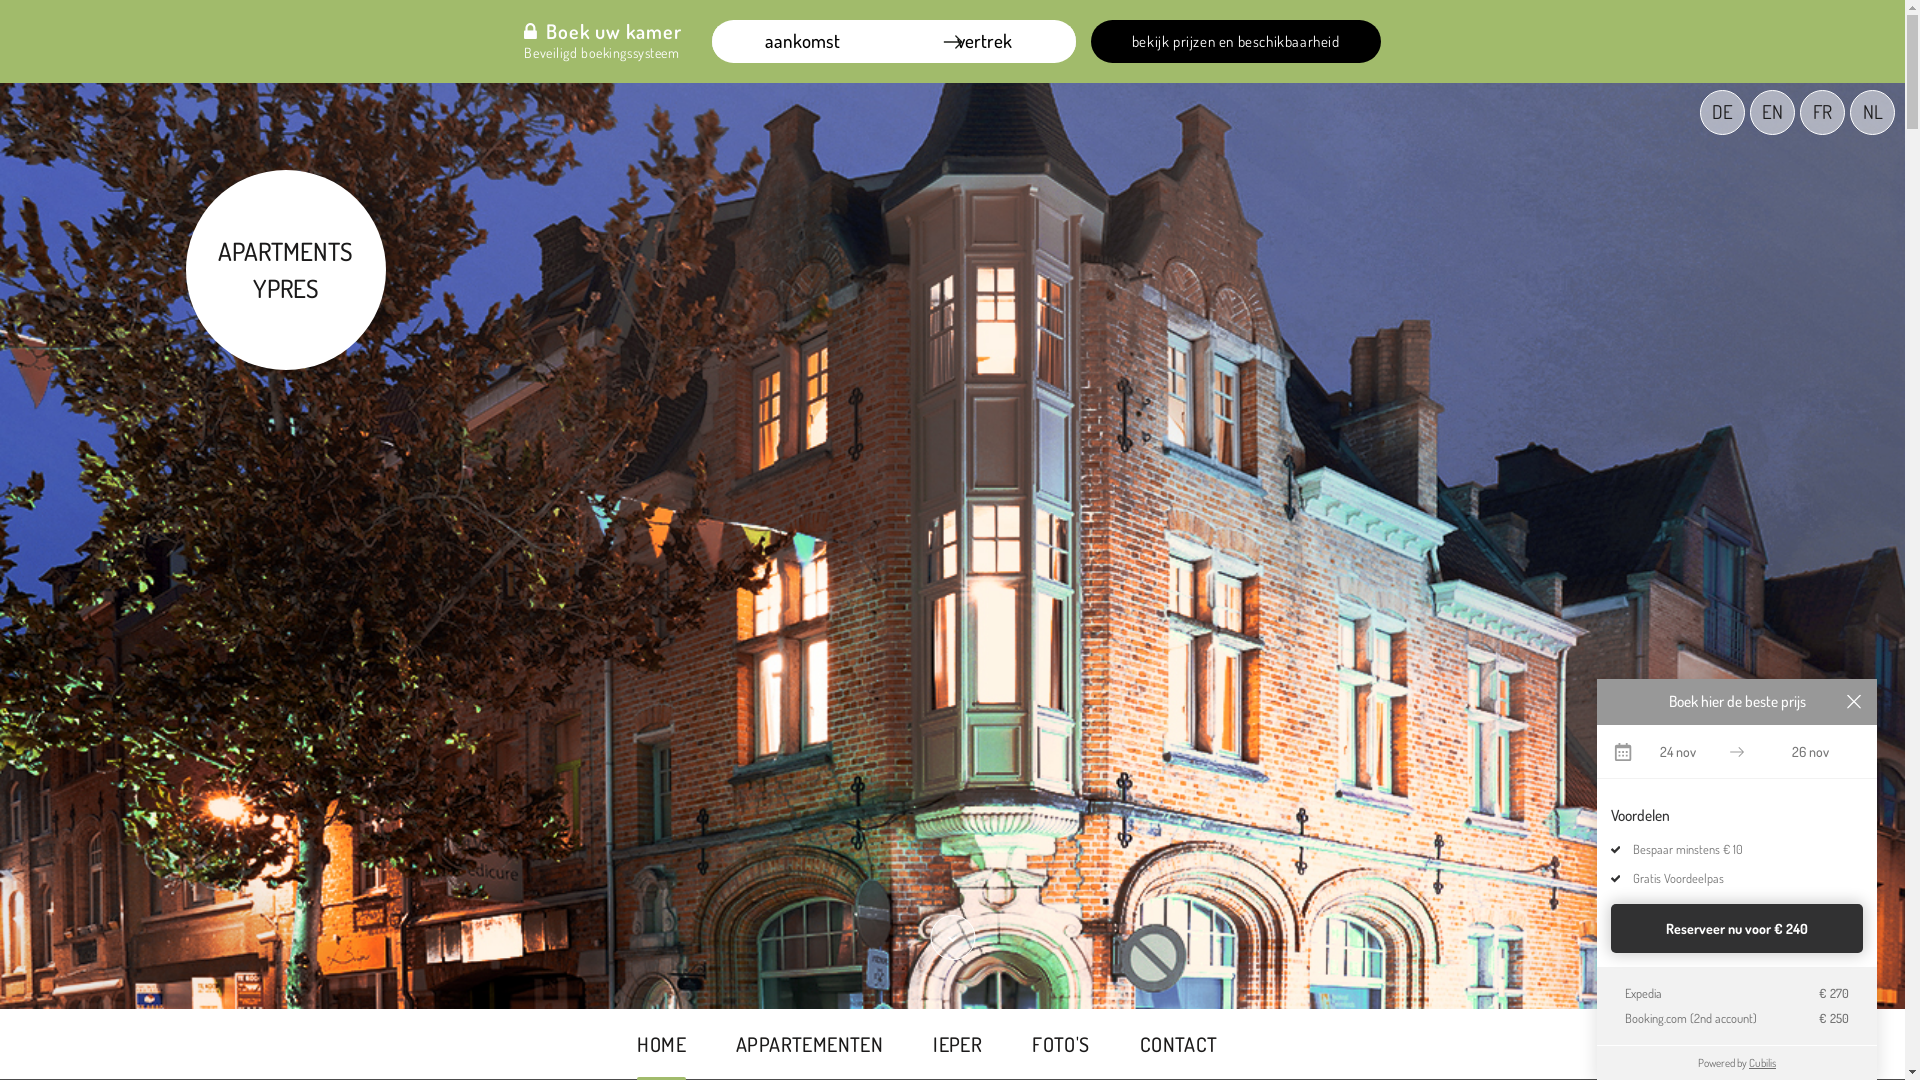  I want to click on 'IEPER', so click(956, 1043).